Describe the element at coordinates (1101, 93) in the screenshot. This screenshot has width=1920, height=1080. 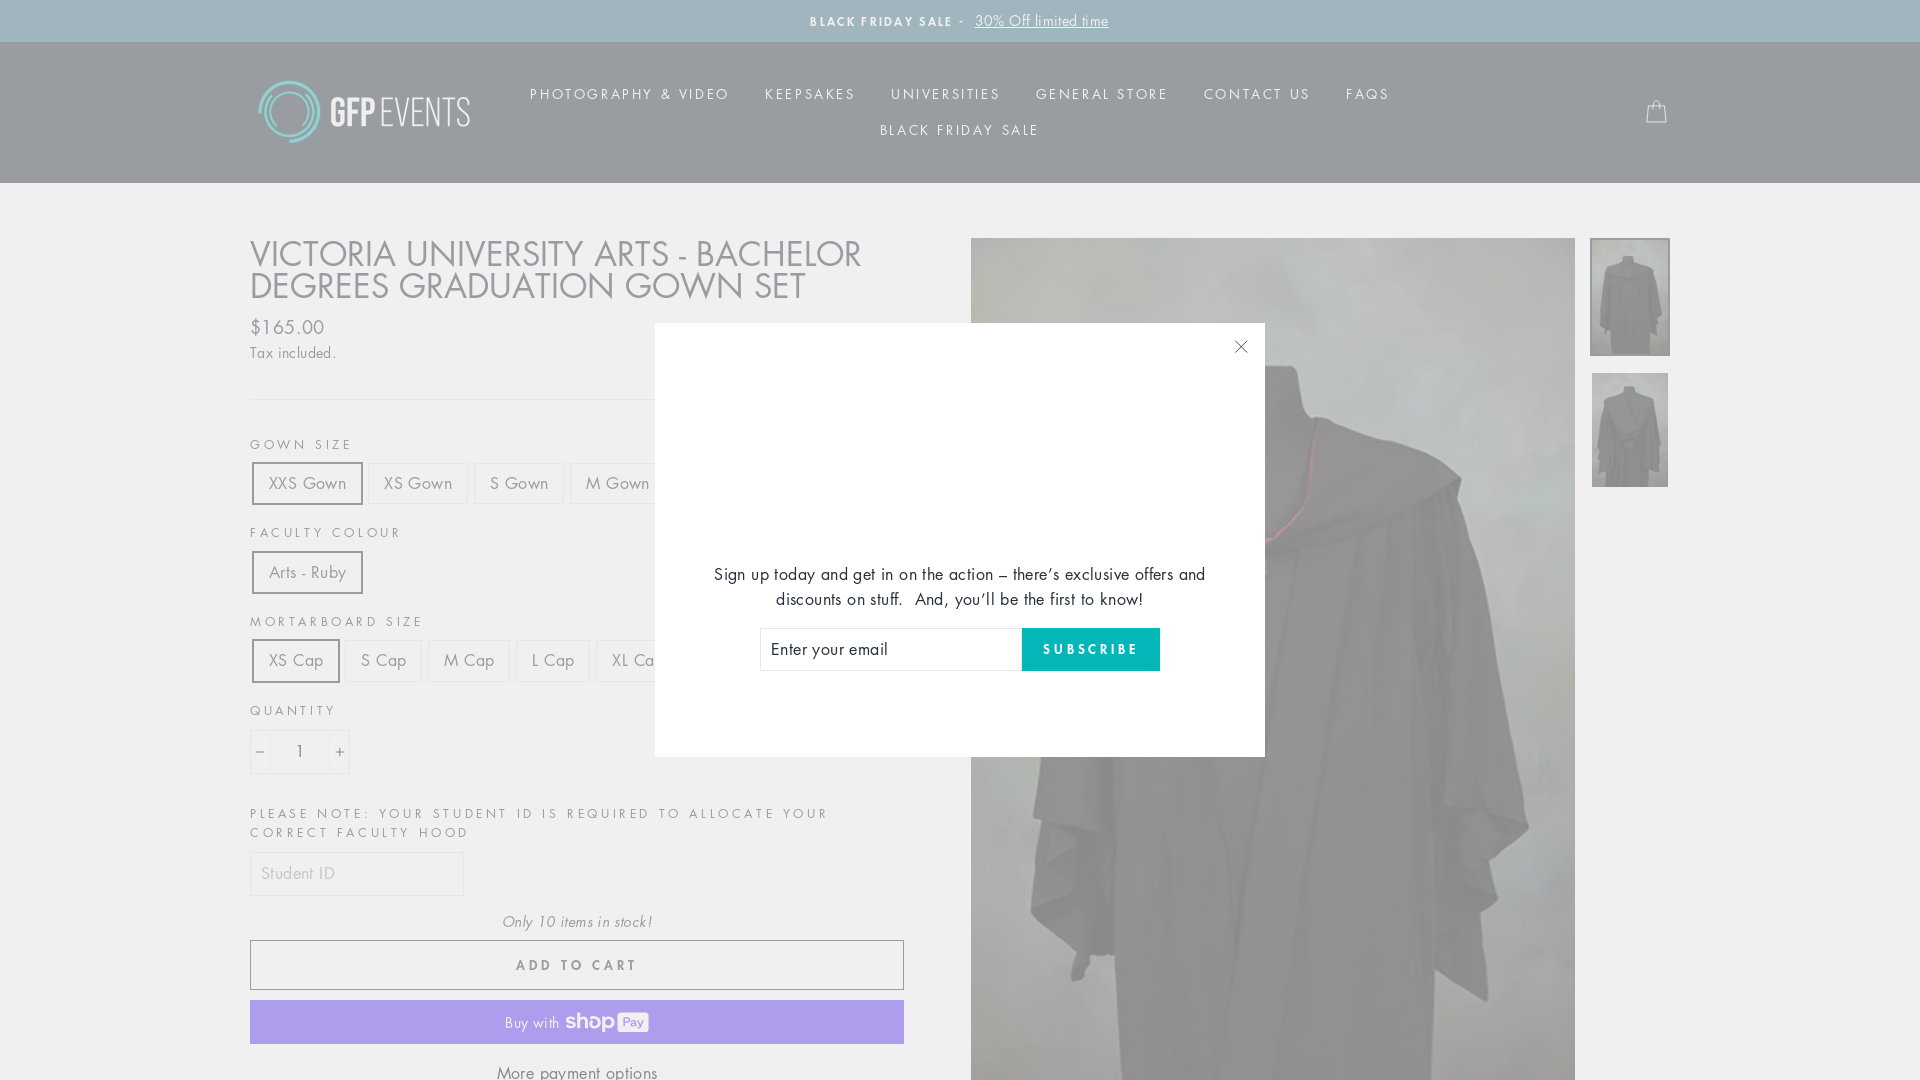
I see `'GENERAL STORE'` at that location.